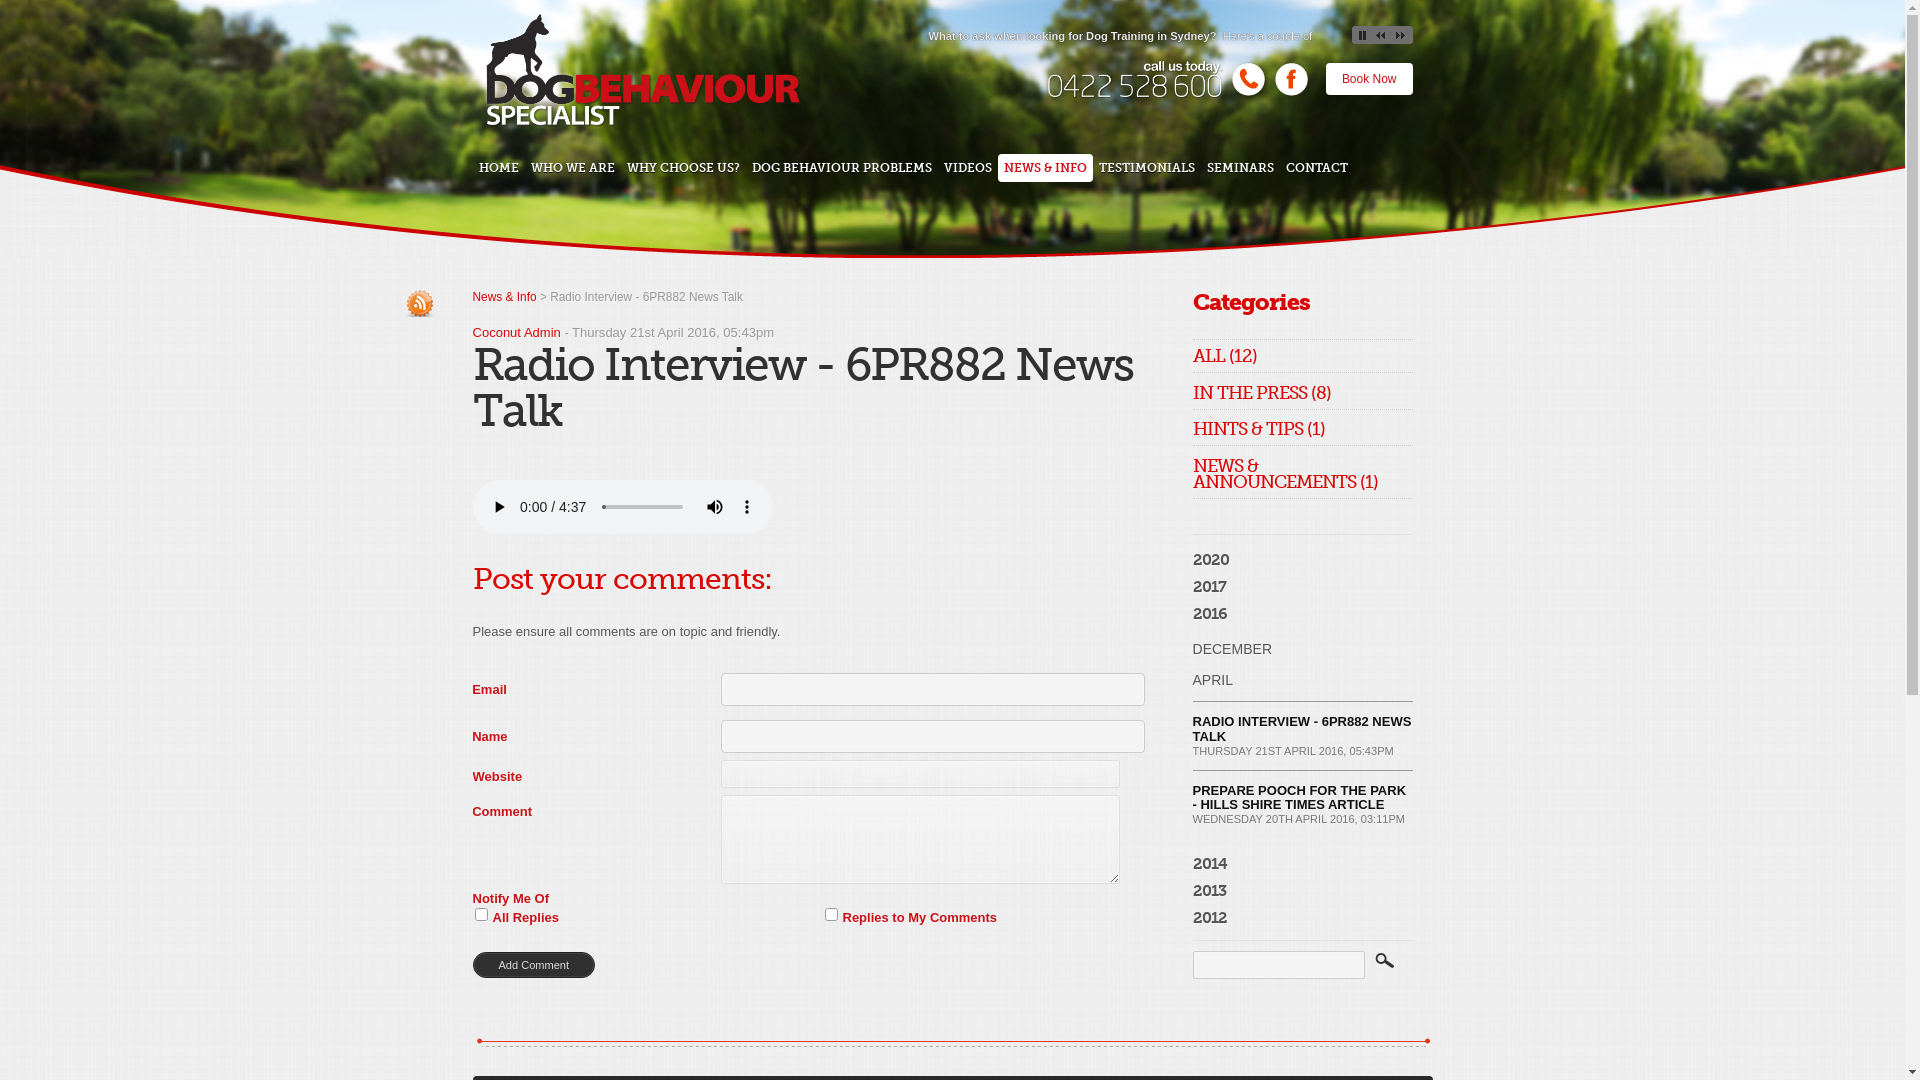 Image resolution: width=1920 pixels, height=1080 pixels. What do you see at coordinates (1316, 167) in the screenshot?
I see `'CONTACT'` at bounding box center [1316, 167].